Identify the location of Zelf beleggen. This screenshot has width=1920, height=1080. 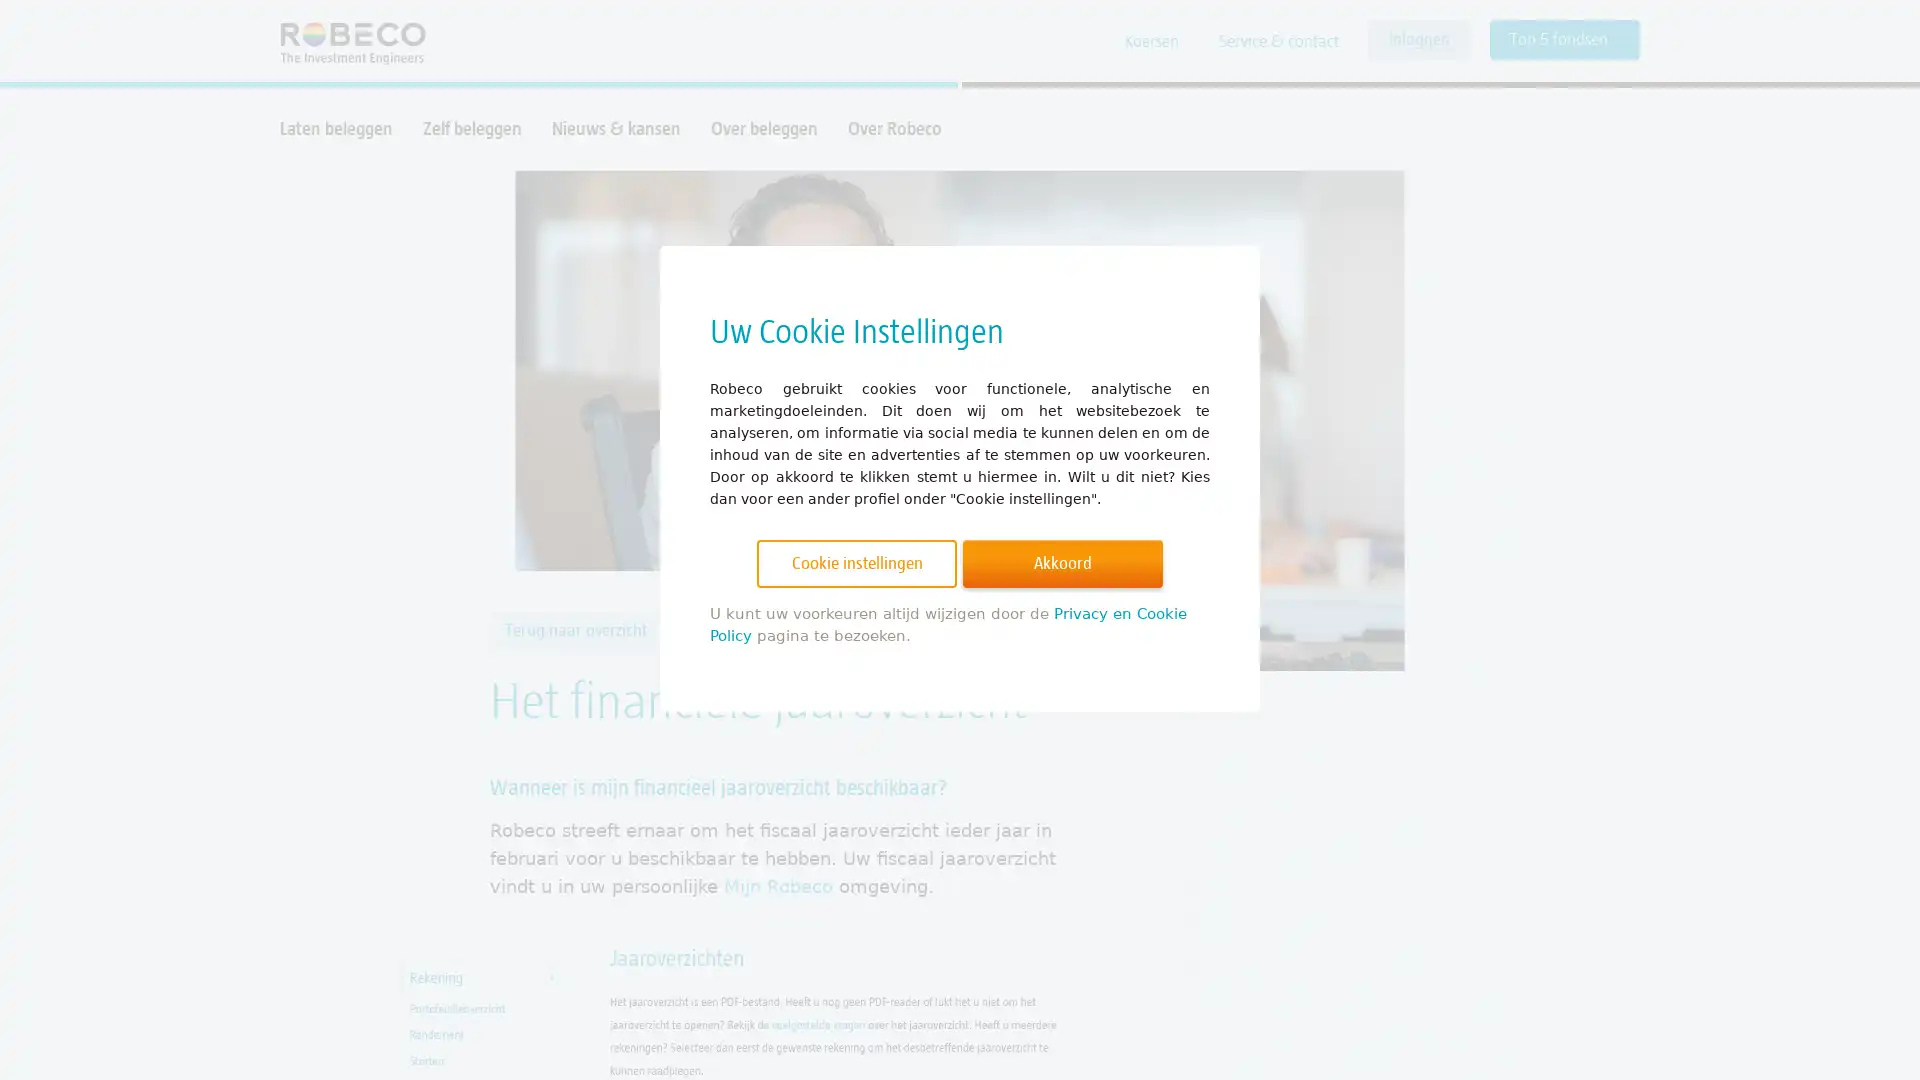
(471, 128).